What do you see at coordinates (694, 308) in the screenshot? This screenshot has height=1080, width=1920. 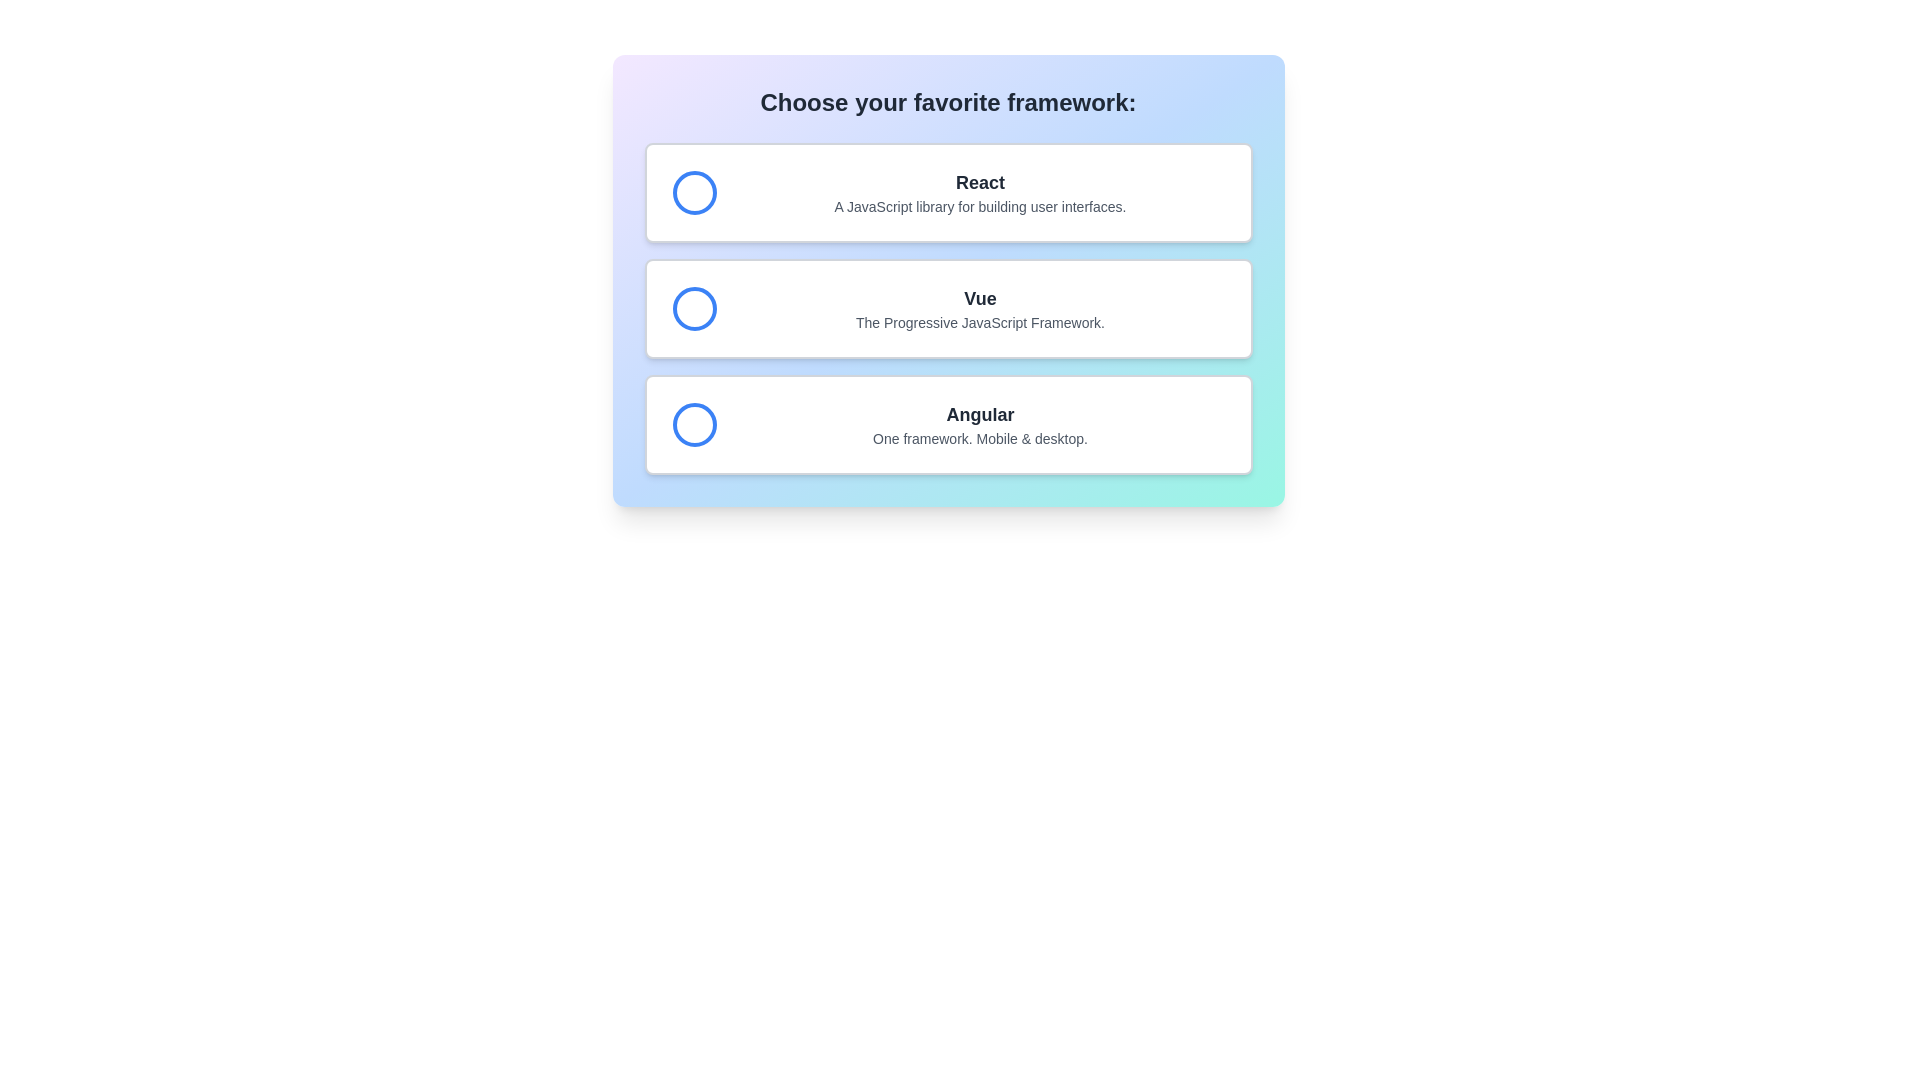 I see `the radio button indicator for selecting the 'Vue' framework option located in the second option row of the vertical list of framework choices` at bounding box center [694, 308].